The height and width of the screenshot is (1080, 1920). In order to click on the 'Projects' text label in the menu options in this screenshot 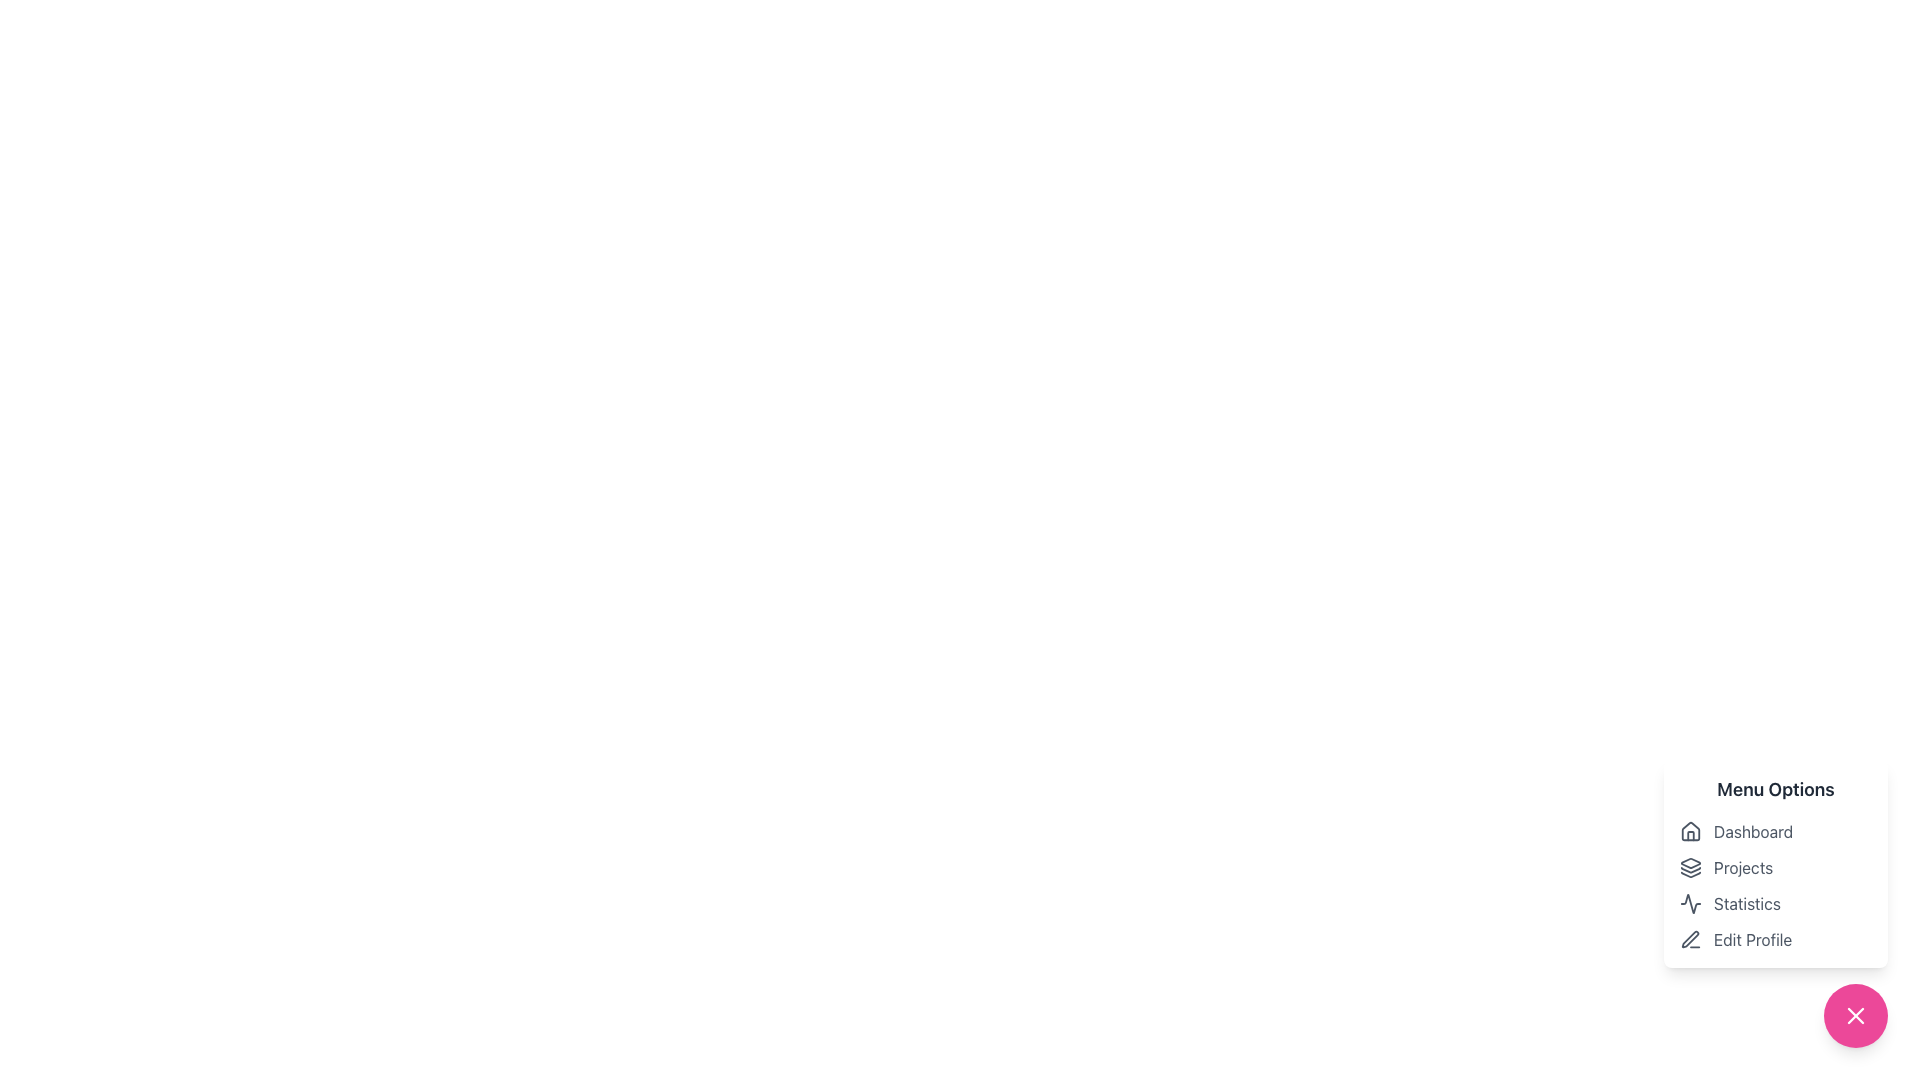, I will do `click(1742, 866)`.